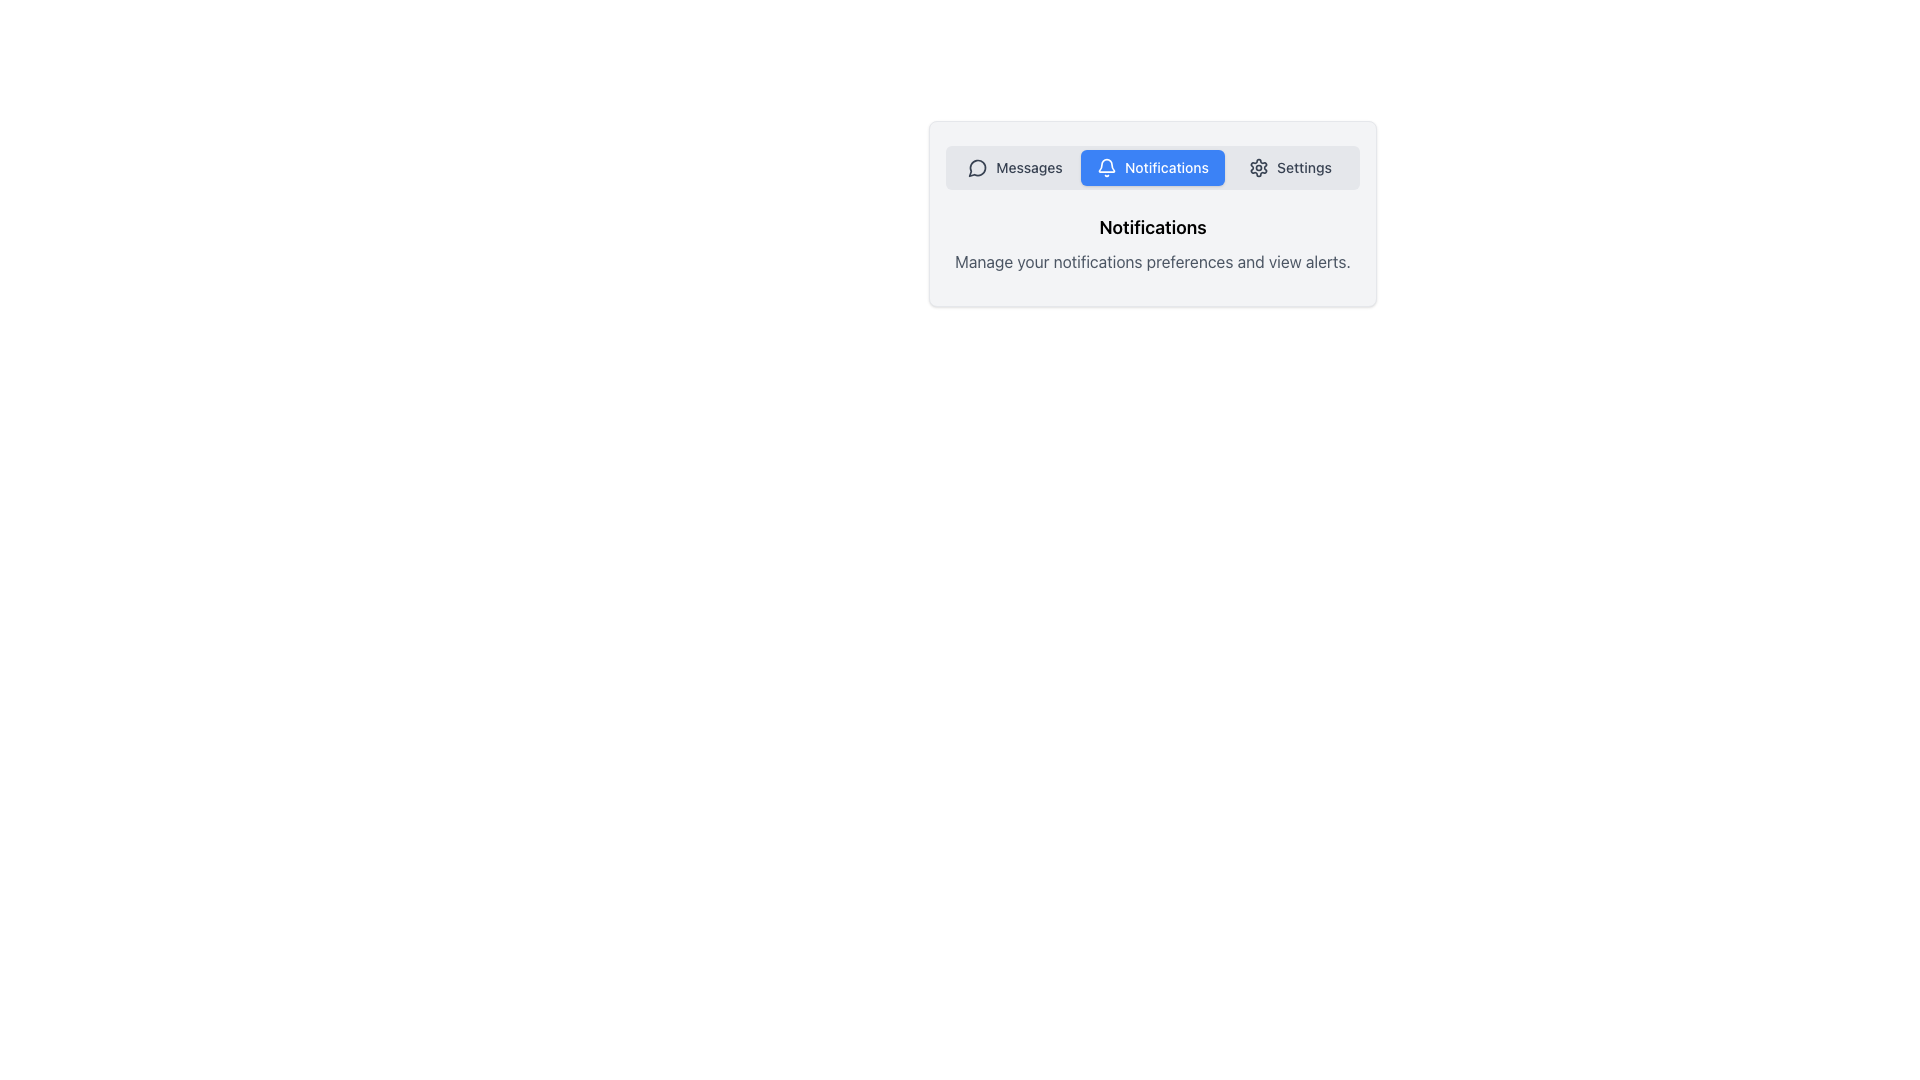  What do you see at coordinates (1152, 167) in the screenshot?
I see `the 'Notifications' button, which is a horizontally rectangular button with rounded edges and a blue background` at bounding box center [1152, 167].